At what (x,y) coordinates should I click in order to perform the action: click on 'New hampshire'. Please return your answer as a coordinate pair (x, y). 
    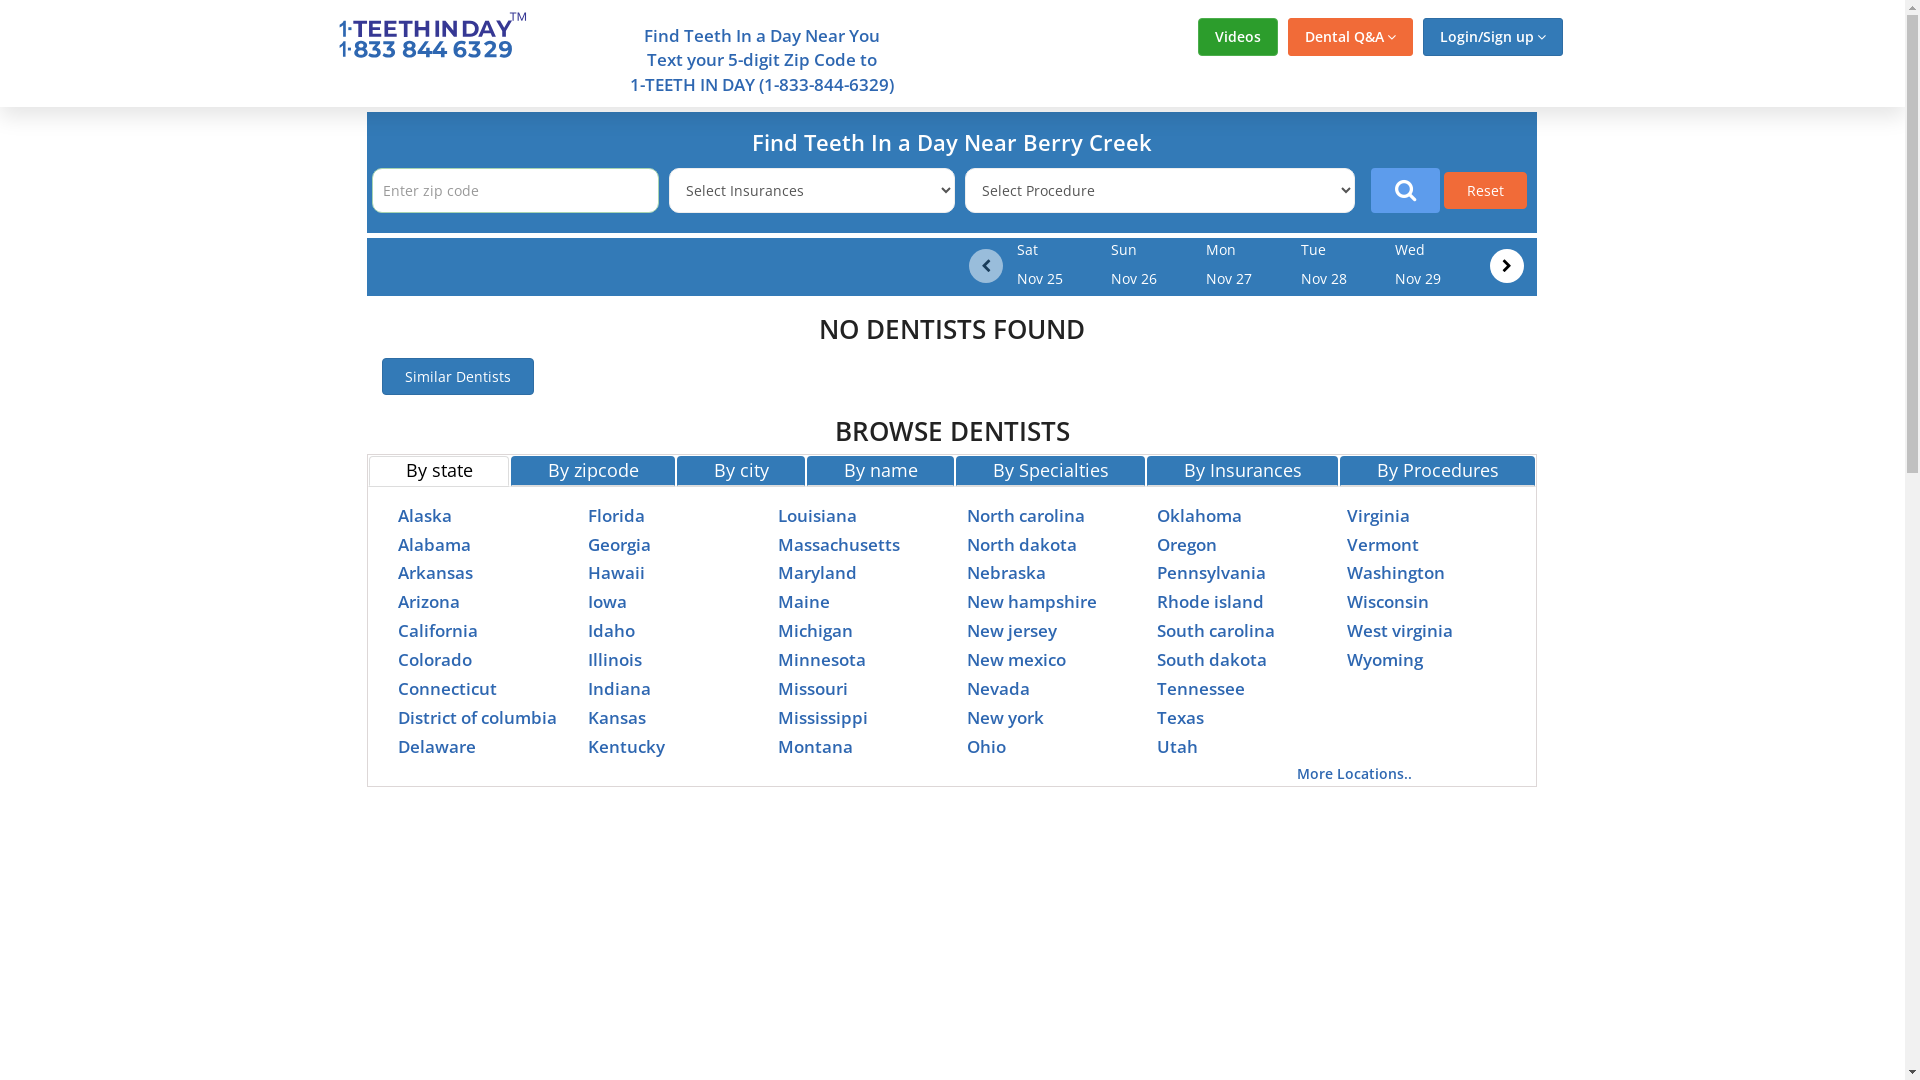
    Looking at the image, I should click on (966, 600).